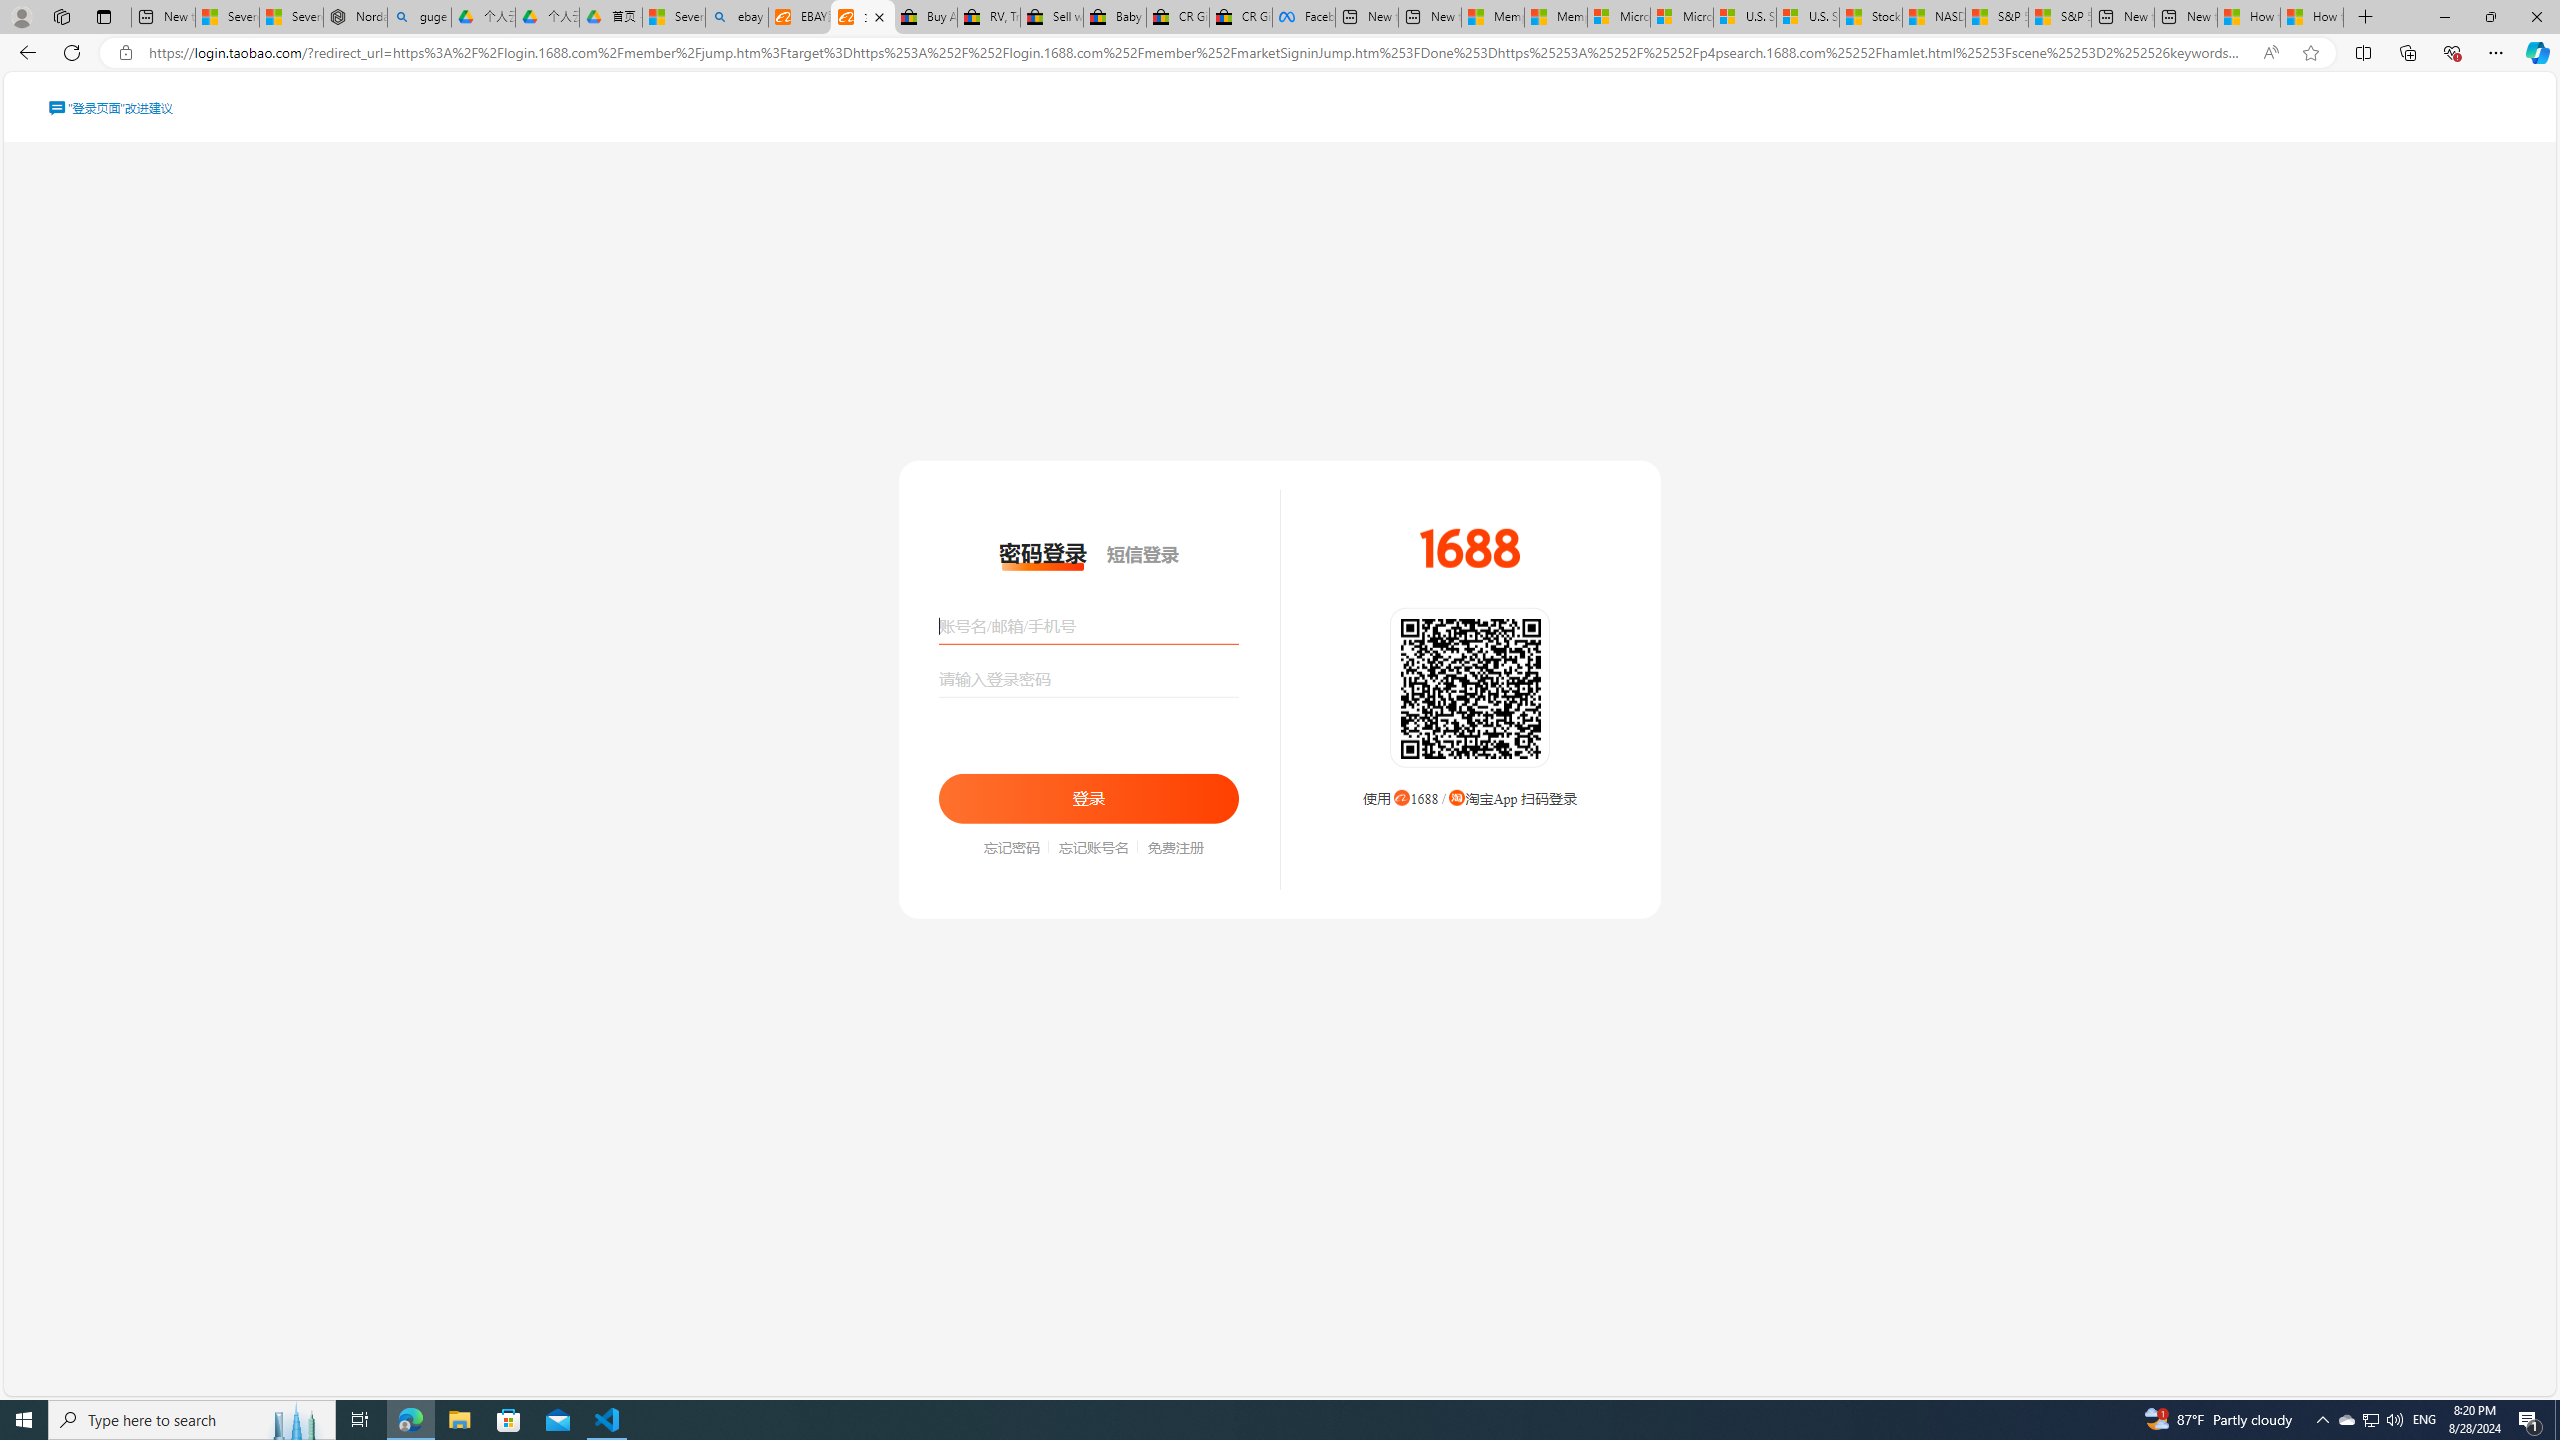  I want to click on 'Read aloud this page (Ctrl+Shift+U)', so click(2270, 53).